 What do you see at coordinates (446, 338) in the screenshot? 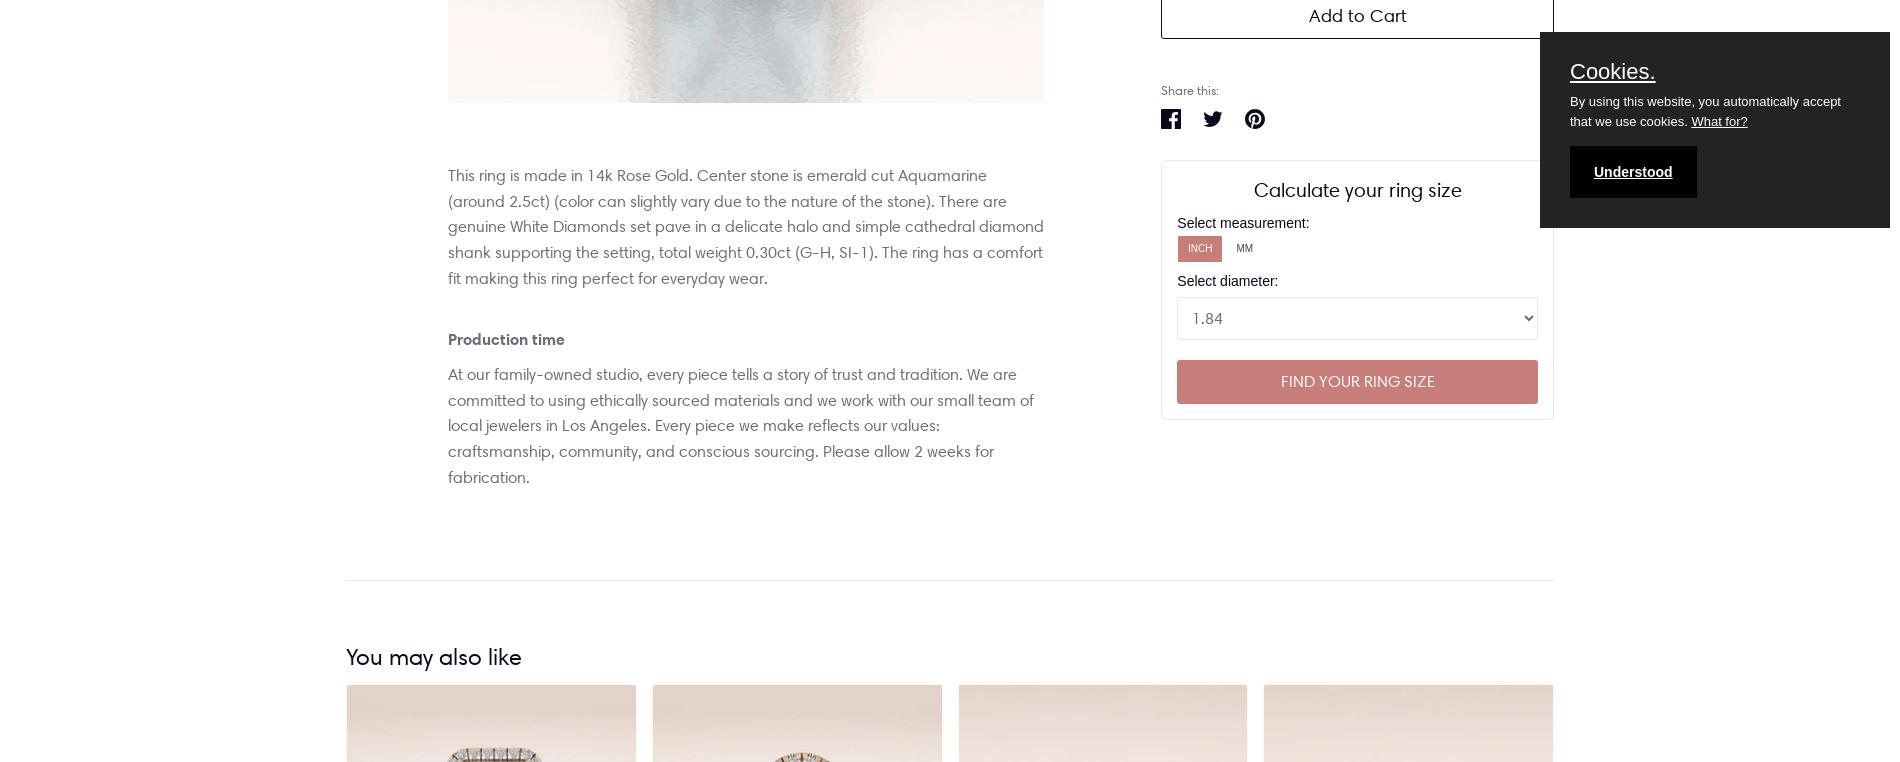
I see `'Production time'` at bounding box center [446, 338].